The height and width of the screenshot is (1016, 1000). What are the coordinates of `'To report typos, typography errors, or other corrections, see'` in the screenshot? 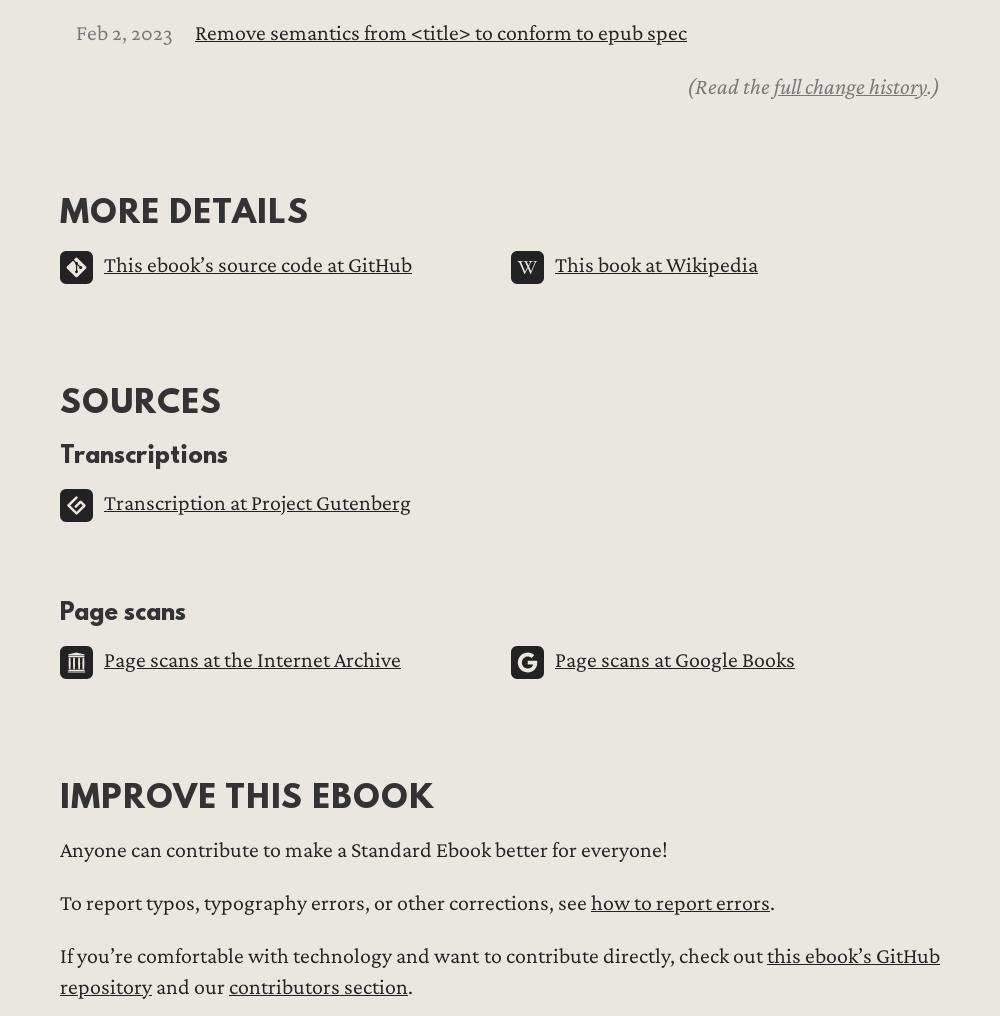 It's located at (60, 902).